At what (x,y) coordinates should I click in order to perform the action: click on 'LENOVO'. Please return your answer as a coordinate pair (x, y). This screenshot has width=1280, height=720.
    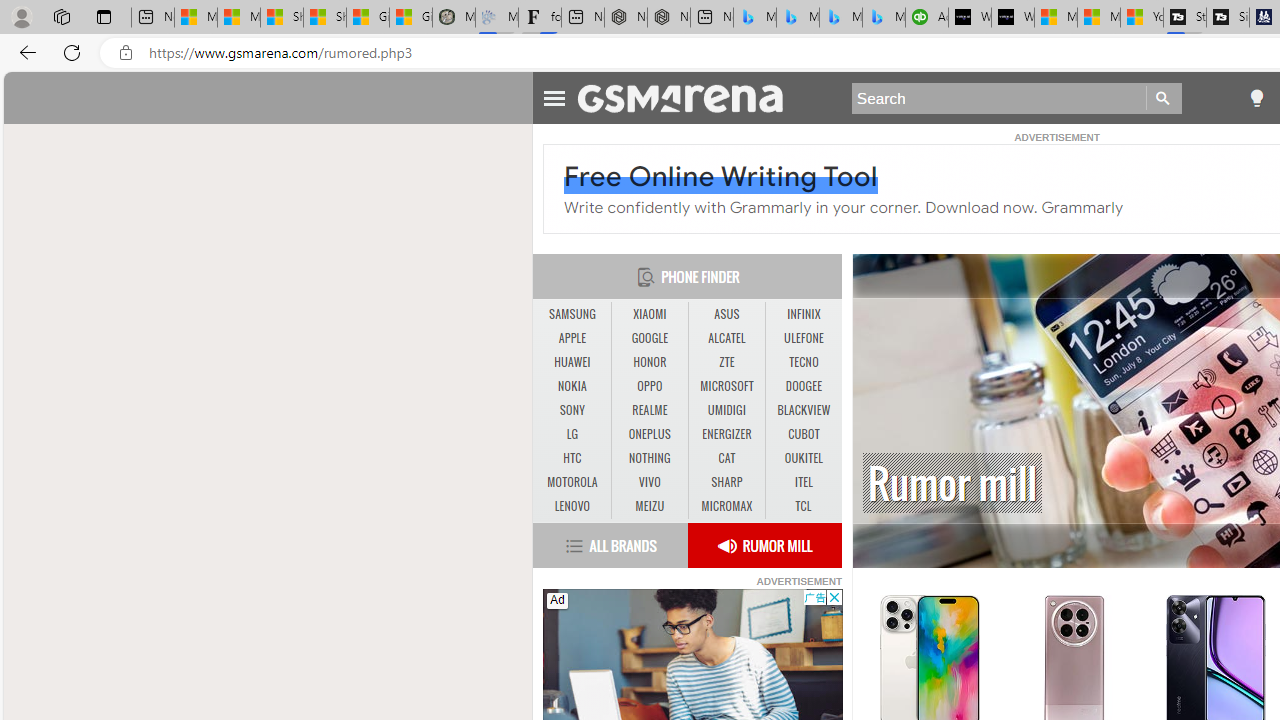
    Looking at the image, I should click on (571, 505).